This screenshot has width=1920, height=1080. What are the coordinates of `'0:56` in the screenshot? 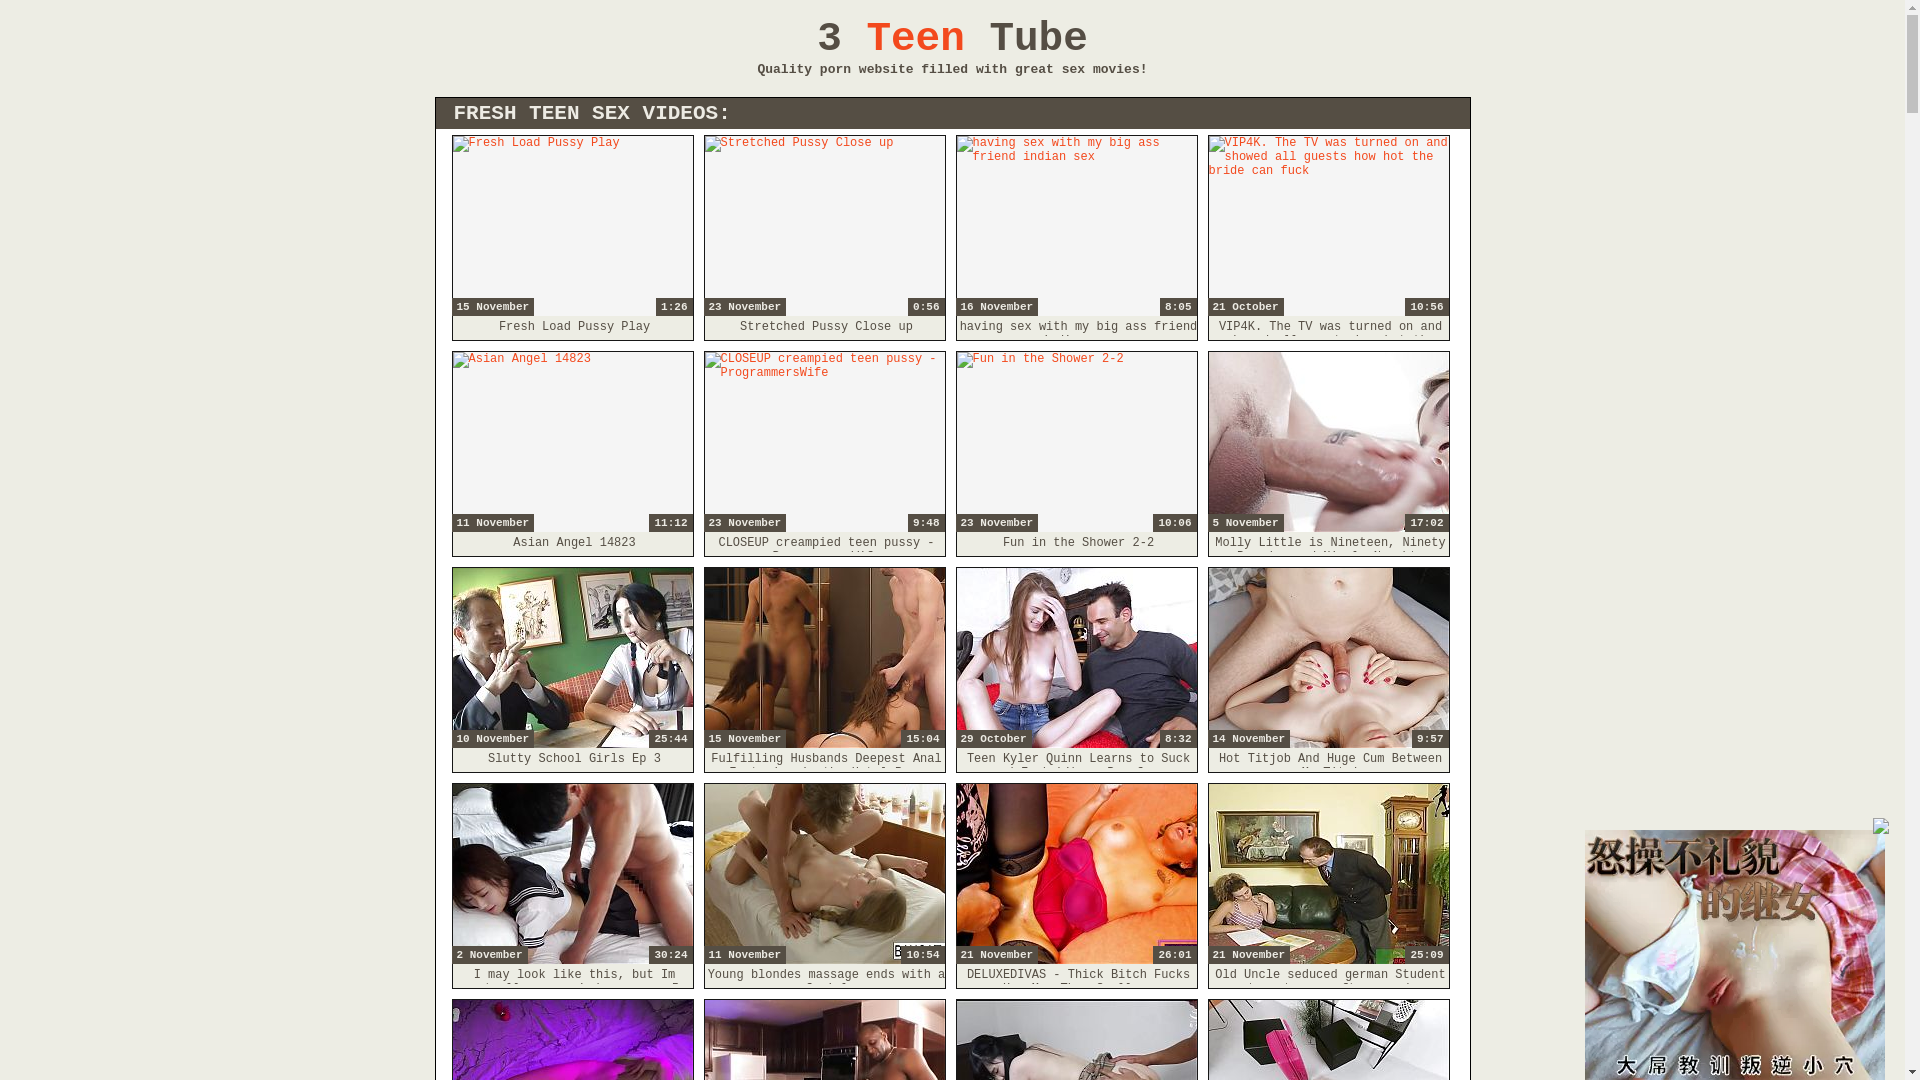 It's located at (824, 225).